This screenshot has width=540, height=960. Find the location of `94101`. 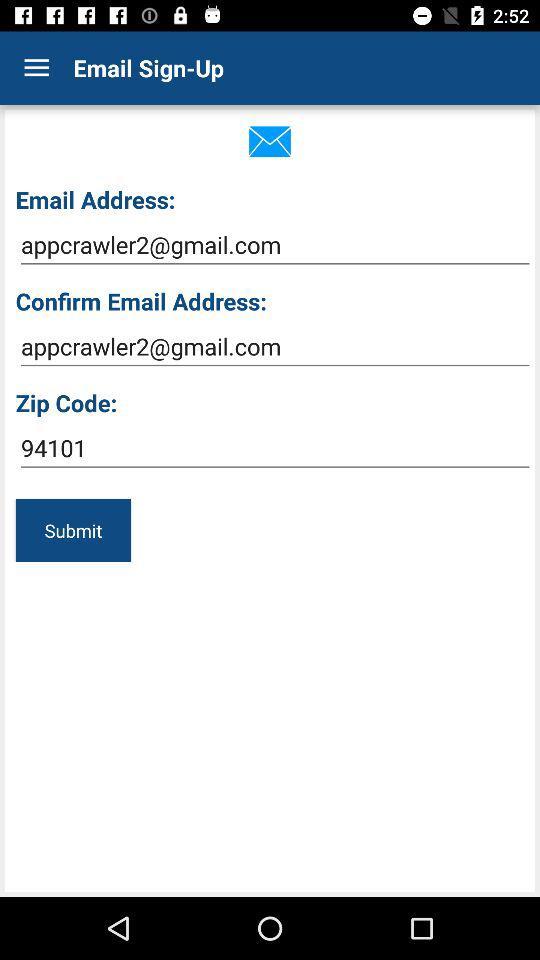

94101 is located at coordinates (274, 448).